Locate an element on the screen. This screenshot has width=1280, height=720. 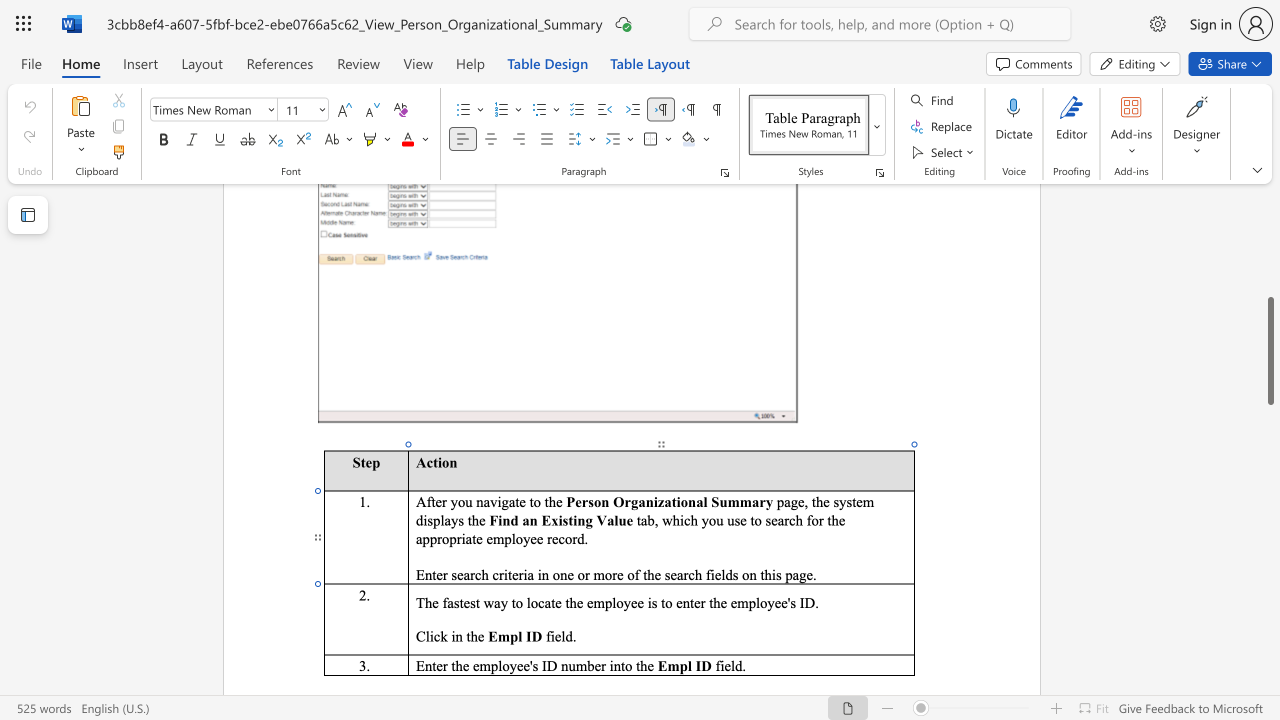
the 1th character "E" in the text is located at coordinates (419, 665).